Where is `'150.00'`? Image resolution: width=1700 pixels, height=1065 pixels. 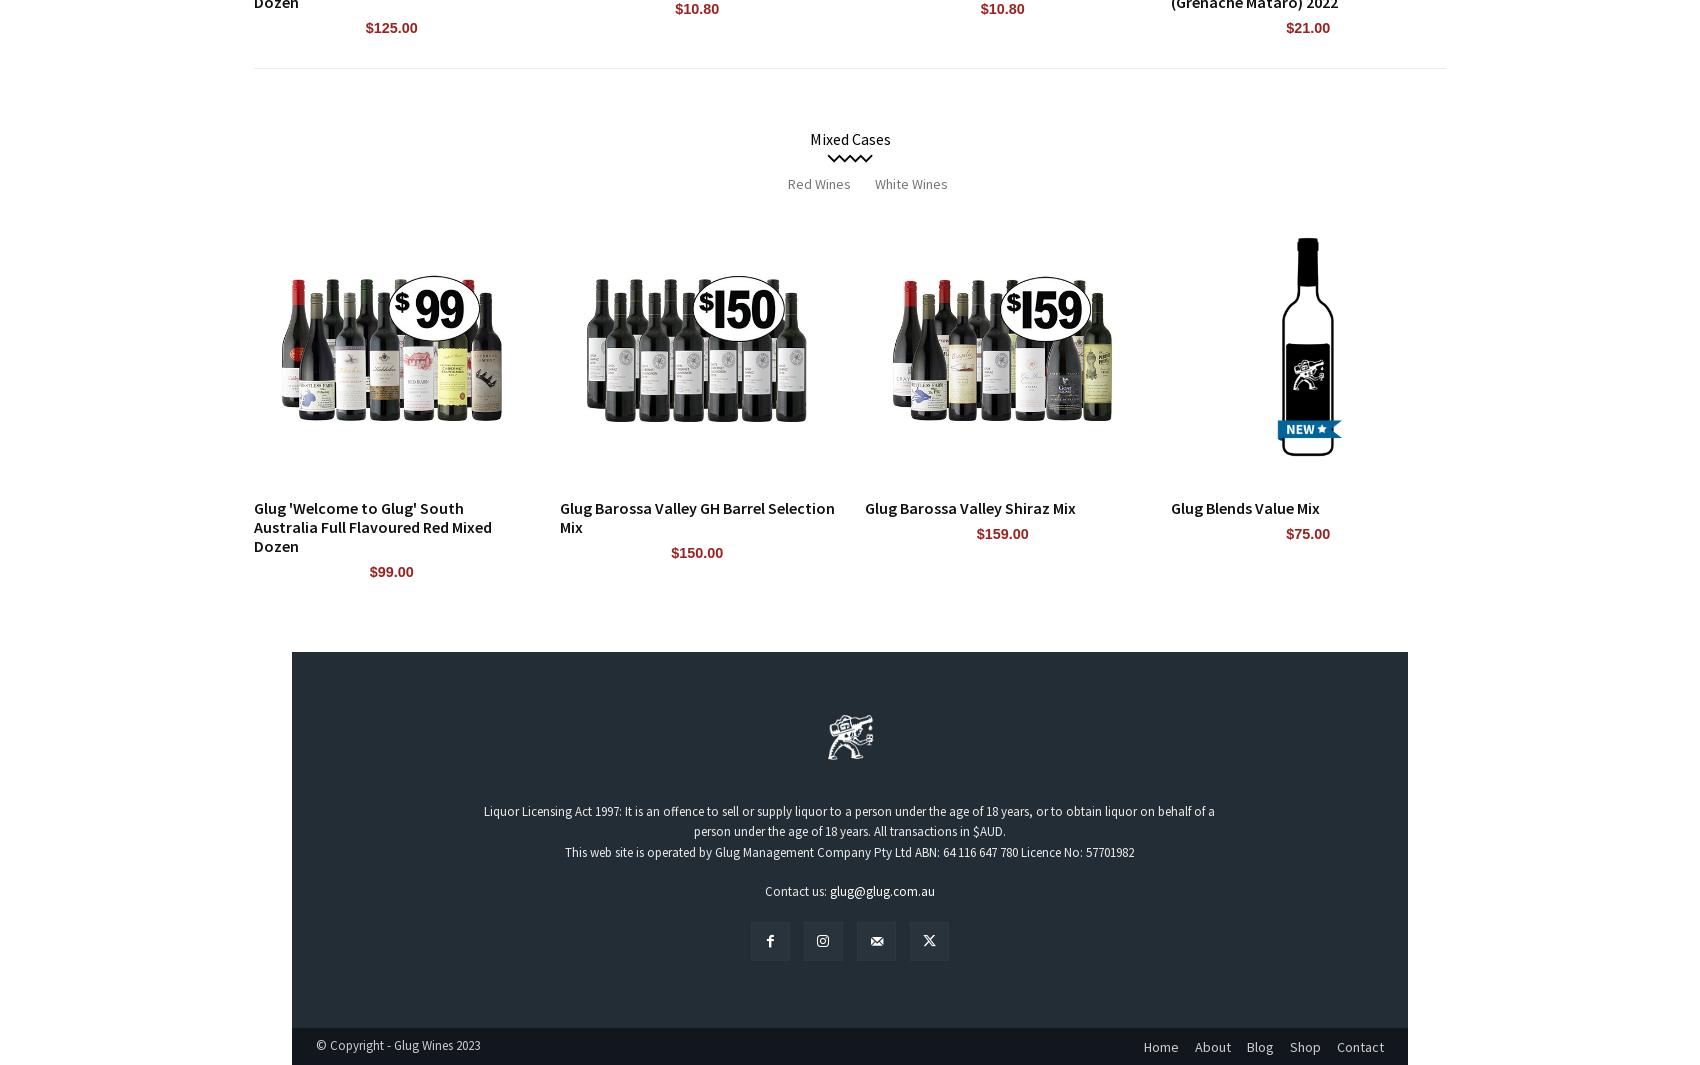
'150.00' is located at coordinates (701, 552).